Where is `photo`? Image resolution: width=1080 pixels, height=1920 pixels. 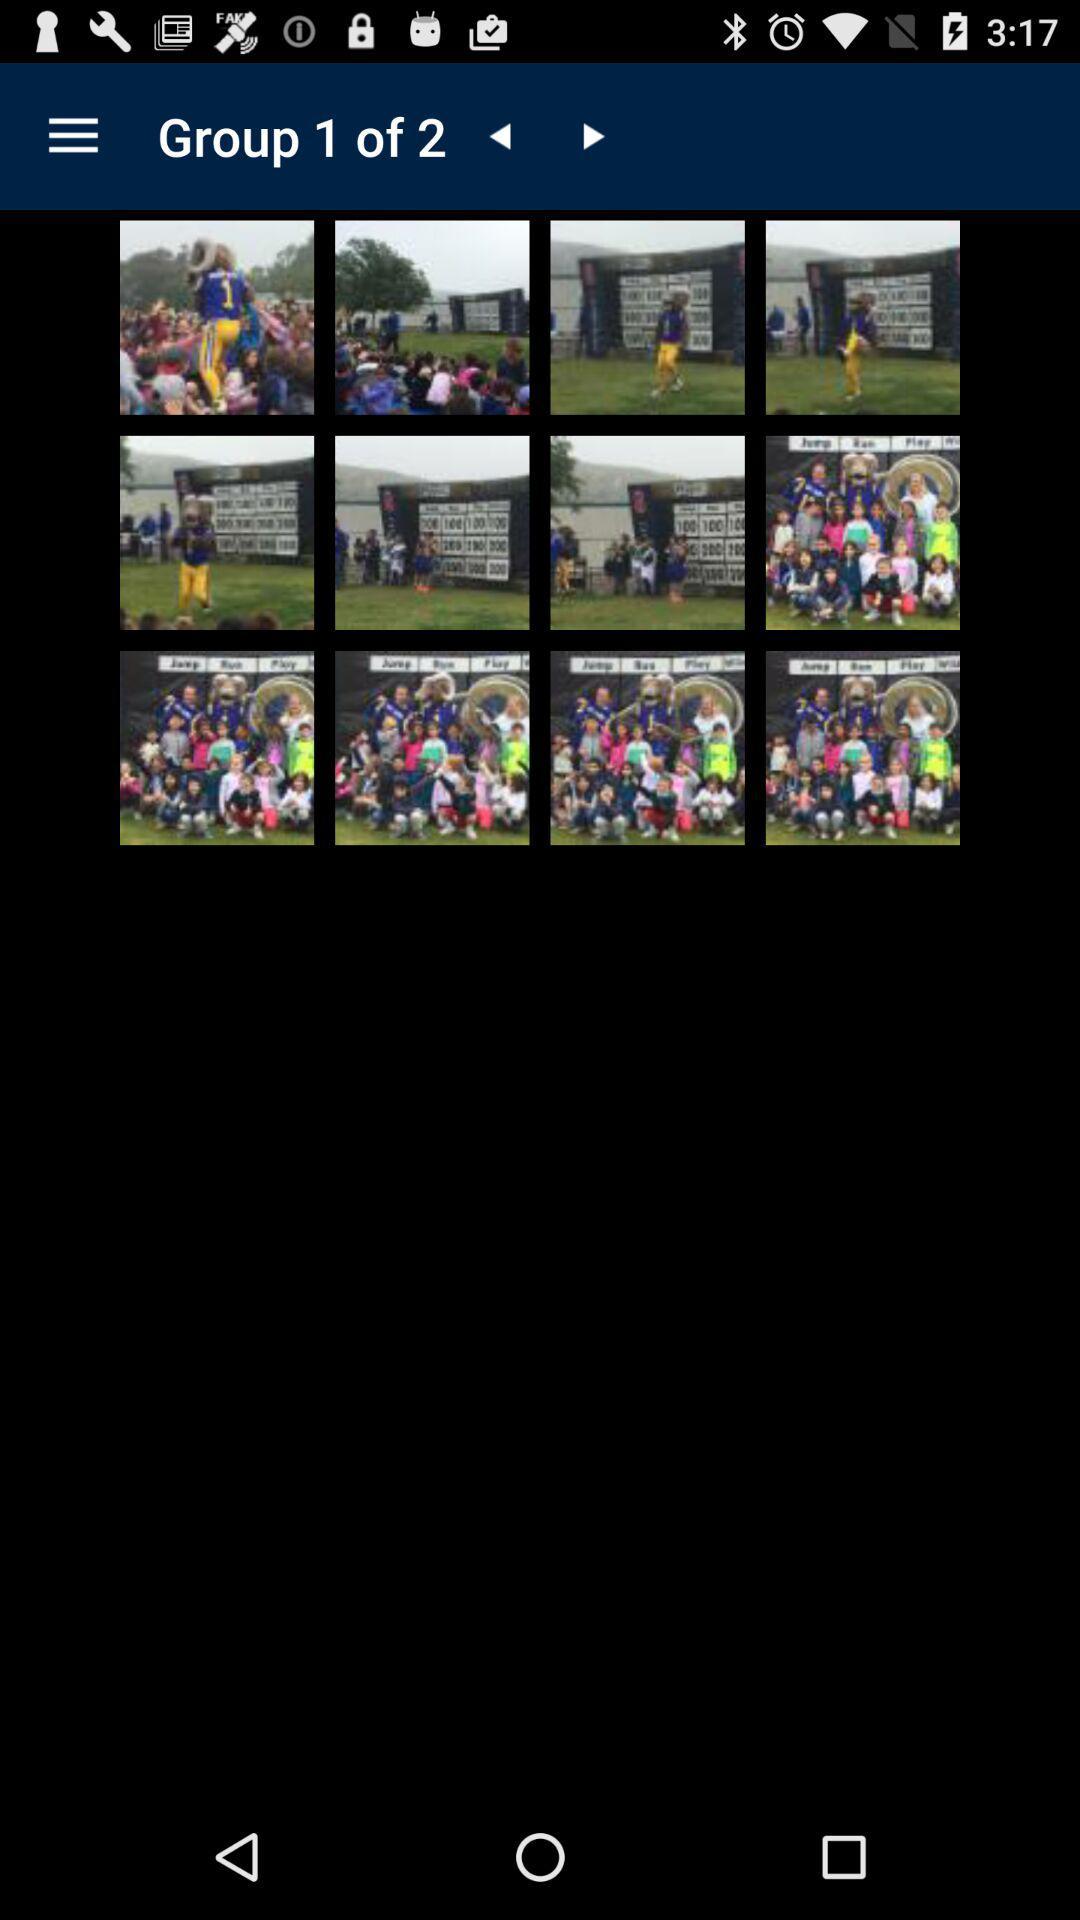
photo is located at coordinates (217, 532).